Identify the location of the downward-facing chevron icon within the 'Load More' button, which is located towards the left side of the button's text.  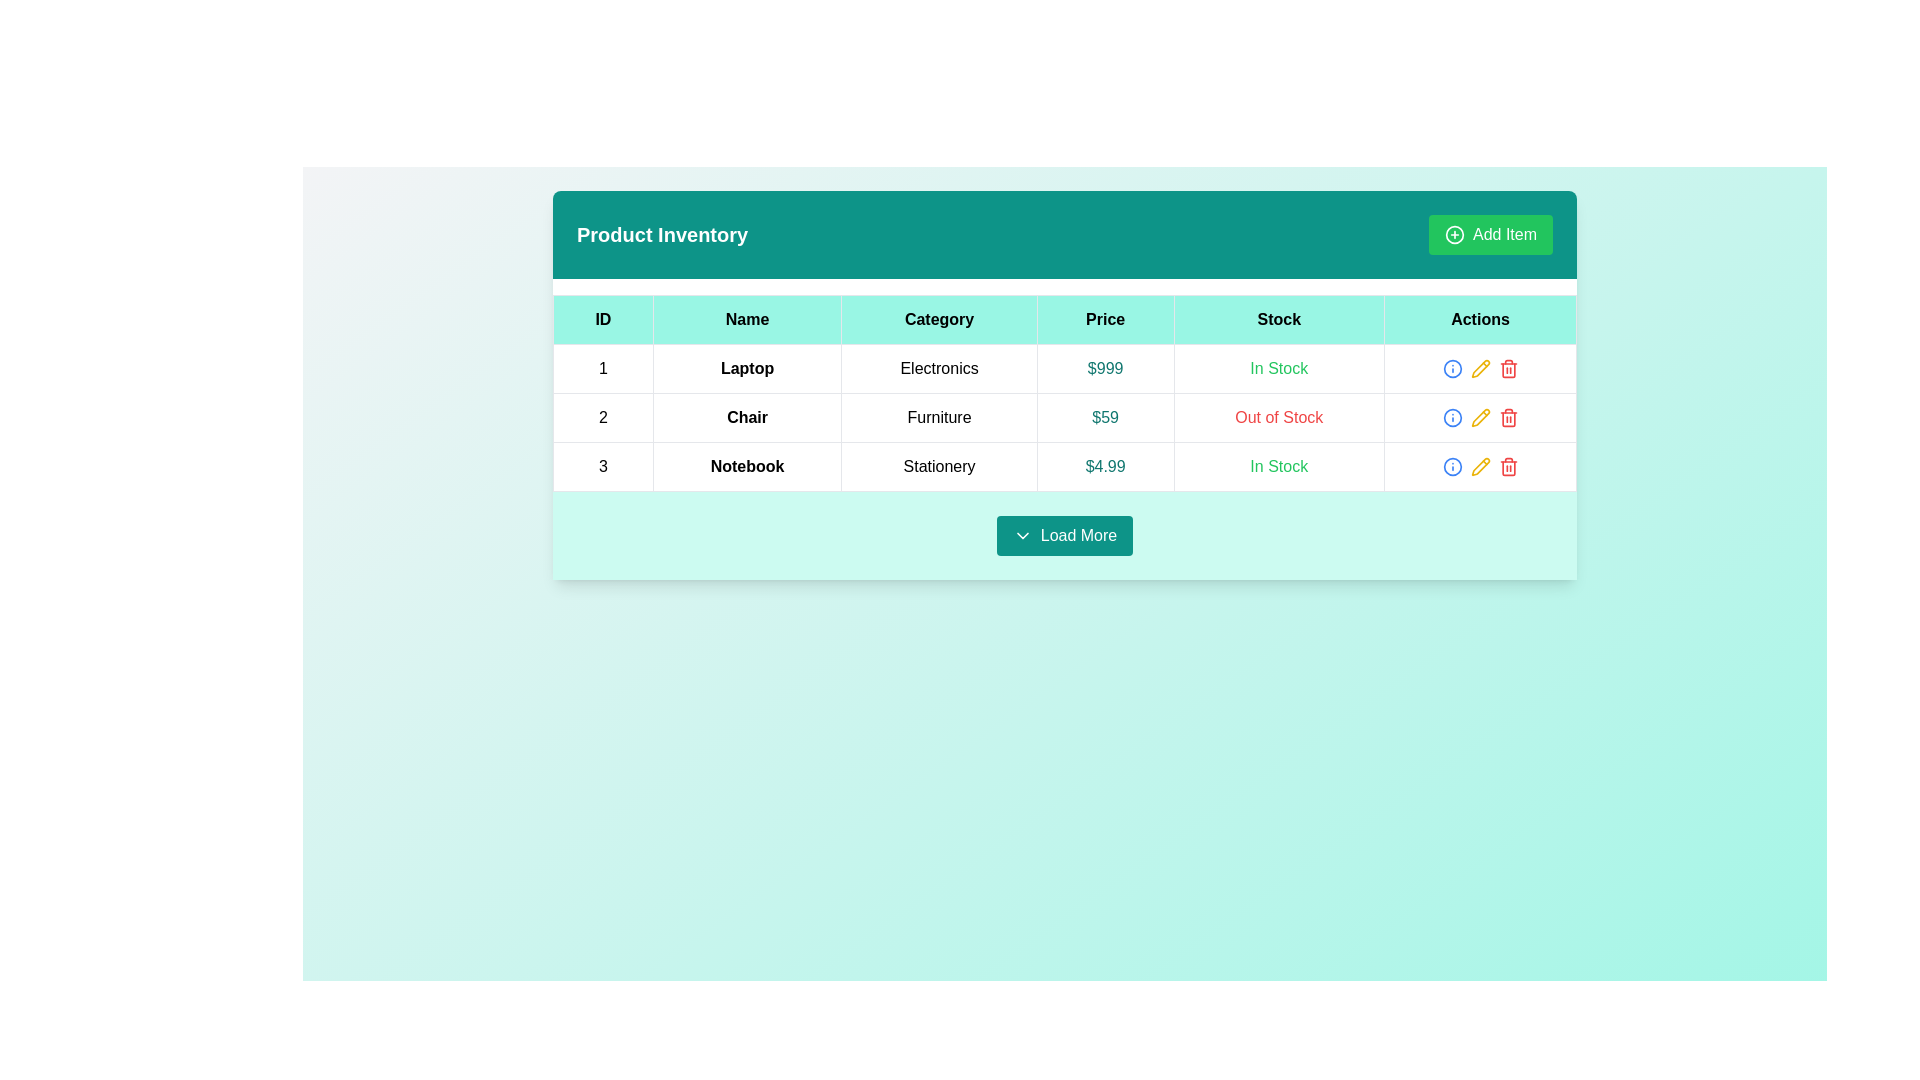
(1022, 535).